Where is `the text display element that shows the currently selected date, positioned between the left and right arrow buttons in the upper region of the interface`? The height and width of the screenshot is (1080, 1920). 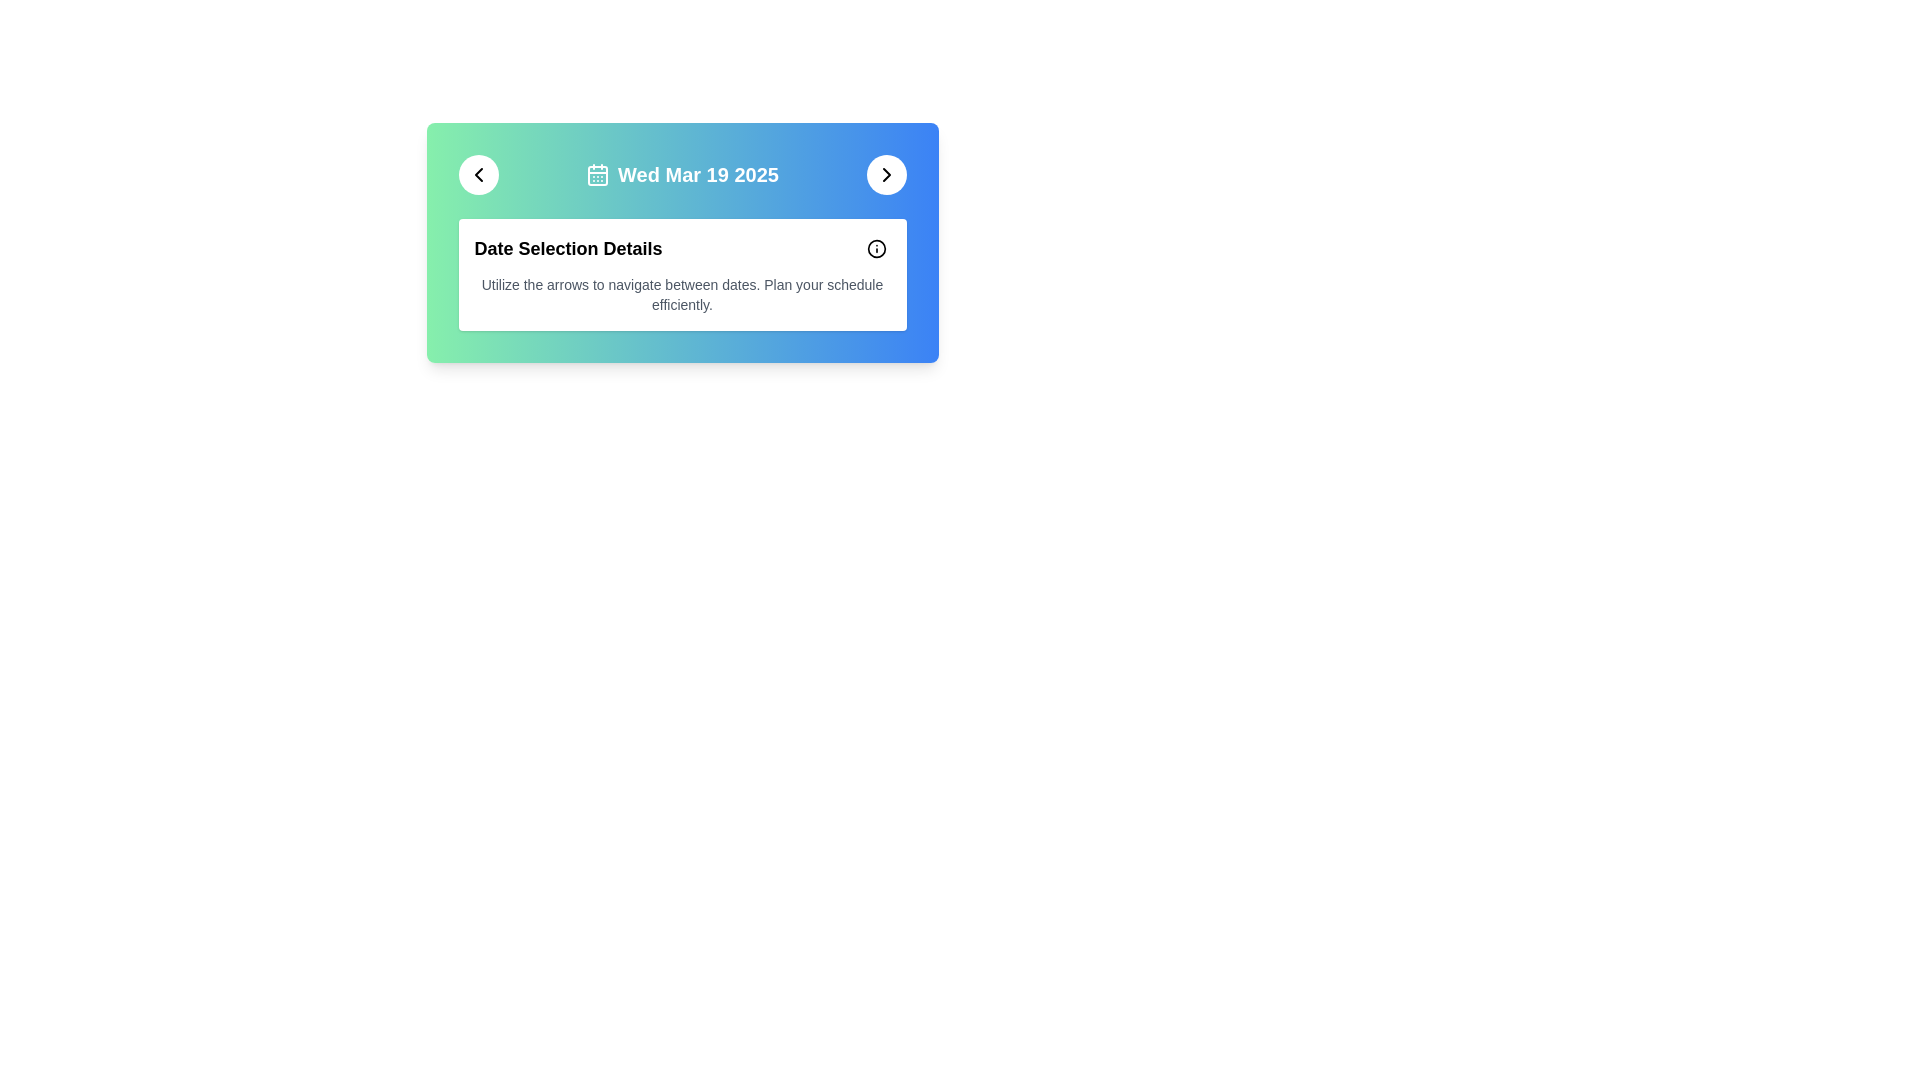
the text display element that shows the currently selected date, positioned between the left and right arrow buttons in the upper region of the interface is located at coordinates (682, 173).